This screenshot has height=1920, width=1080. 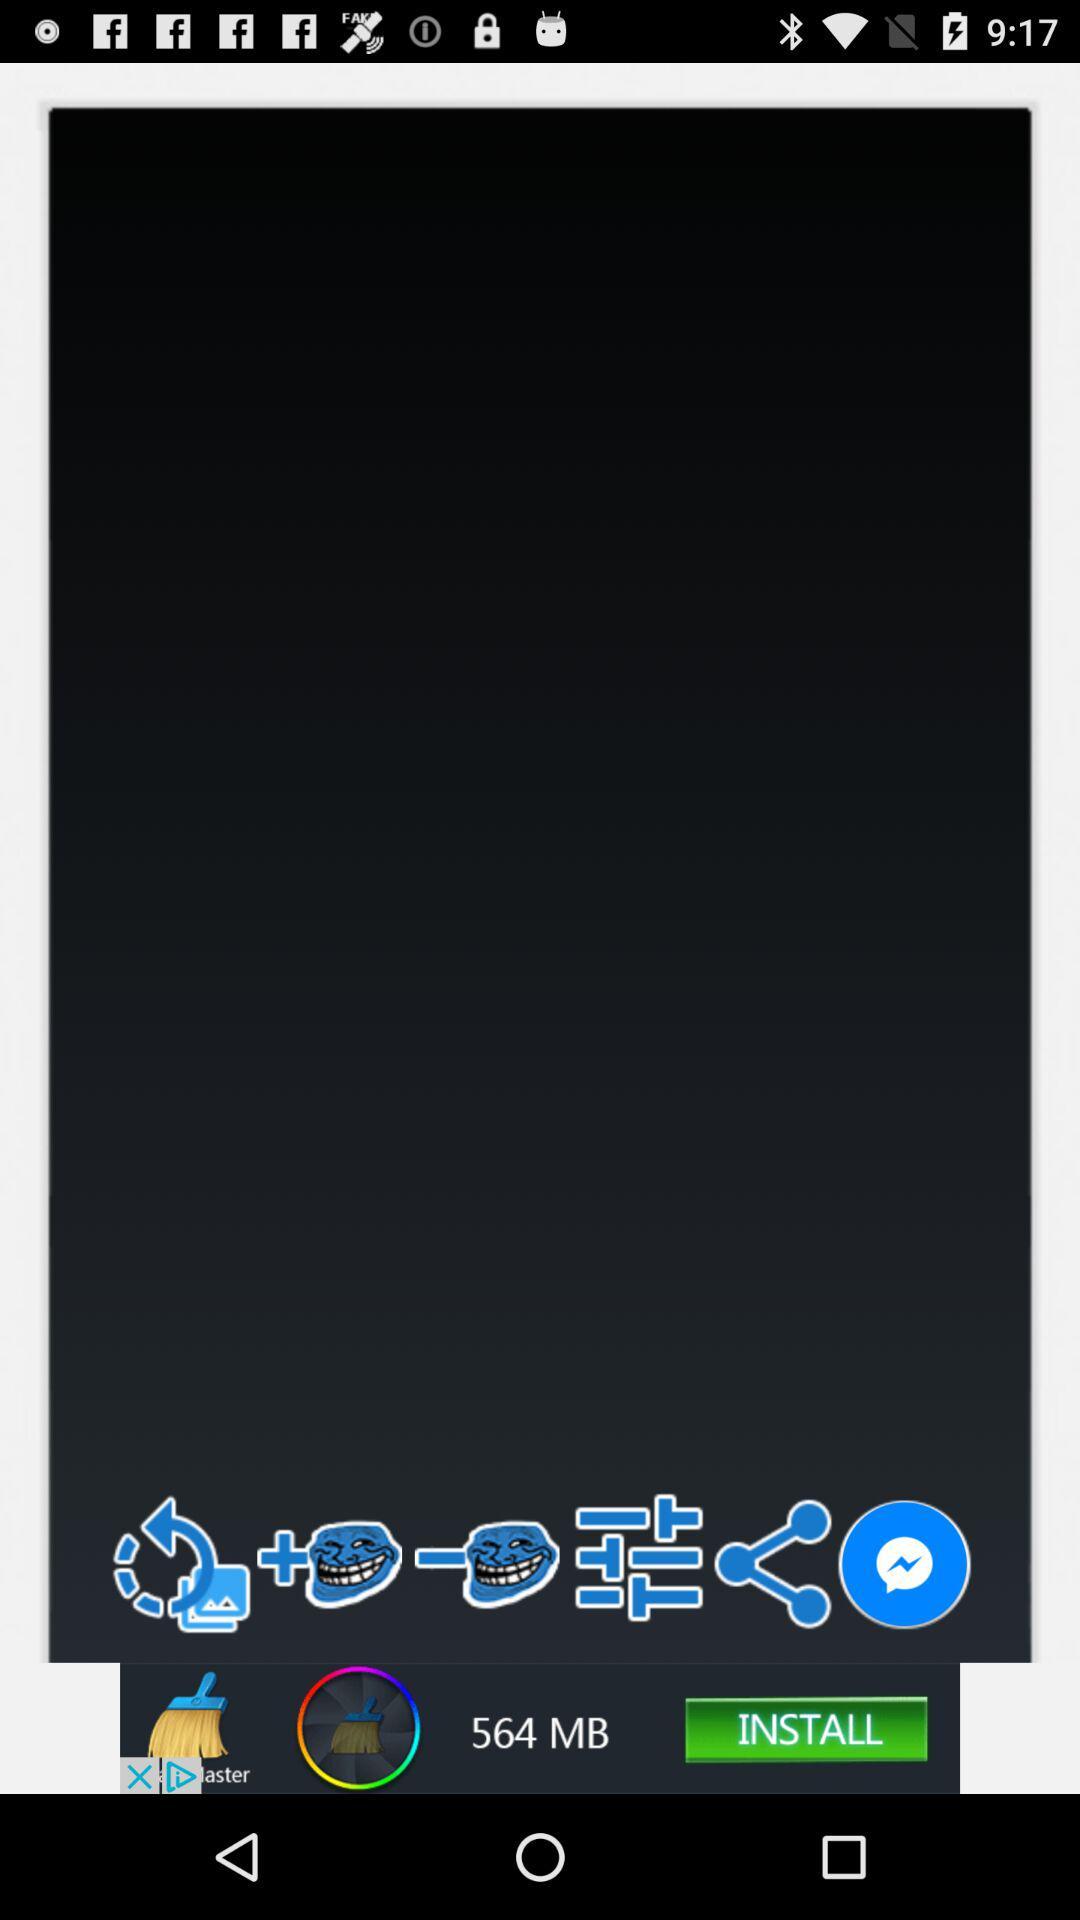 What do you see at coordinates (771, 1674) in the screenshot?
I see `the share icon` at bounding box center [771, 1674].